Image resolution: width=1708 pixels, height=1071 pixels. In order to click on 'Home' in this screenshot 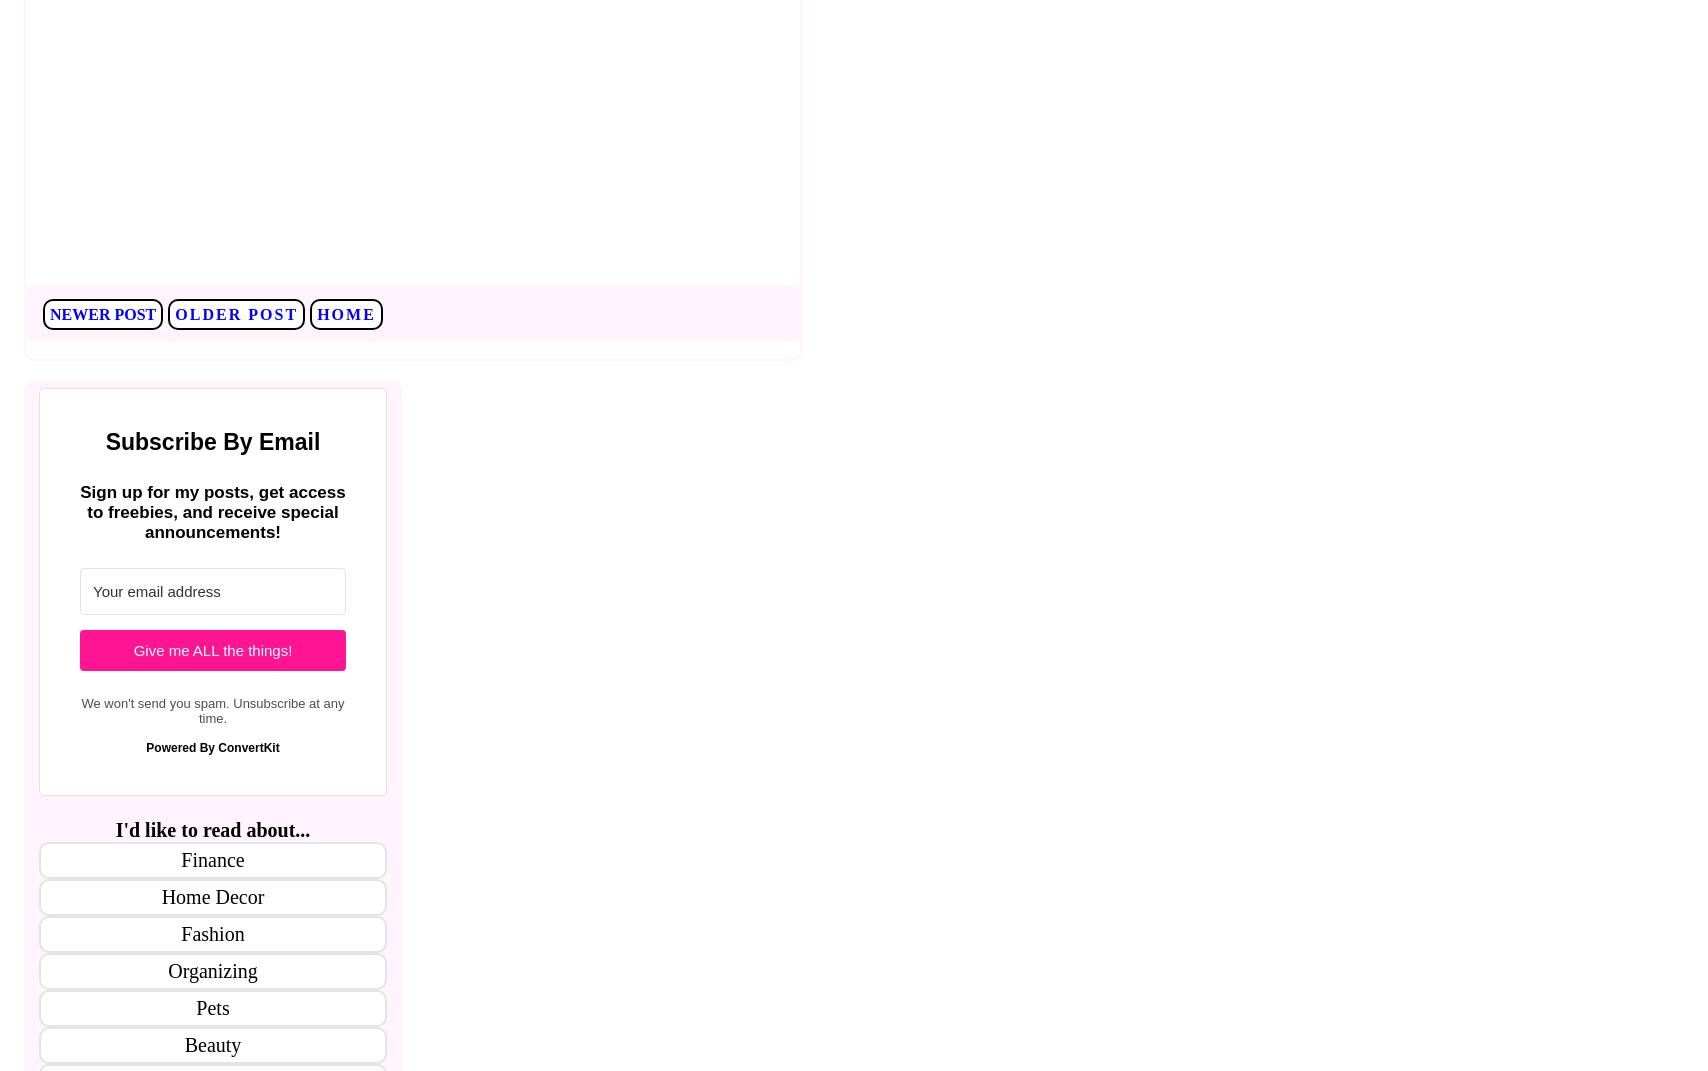, I will do `click(346, 313)`.